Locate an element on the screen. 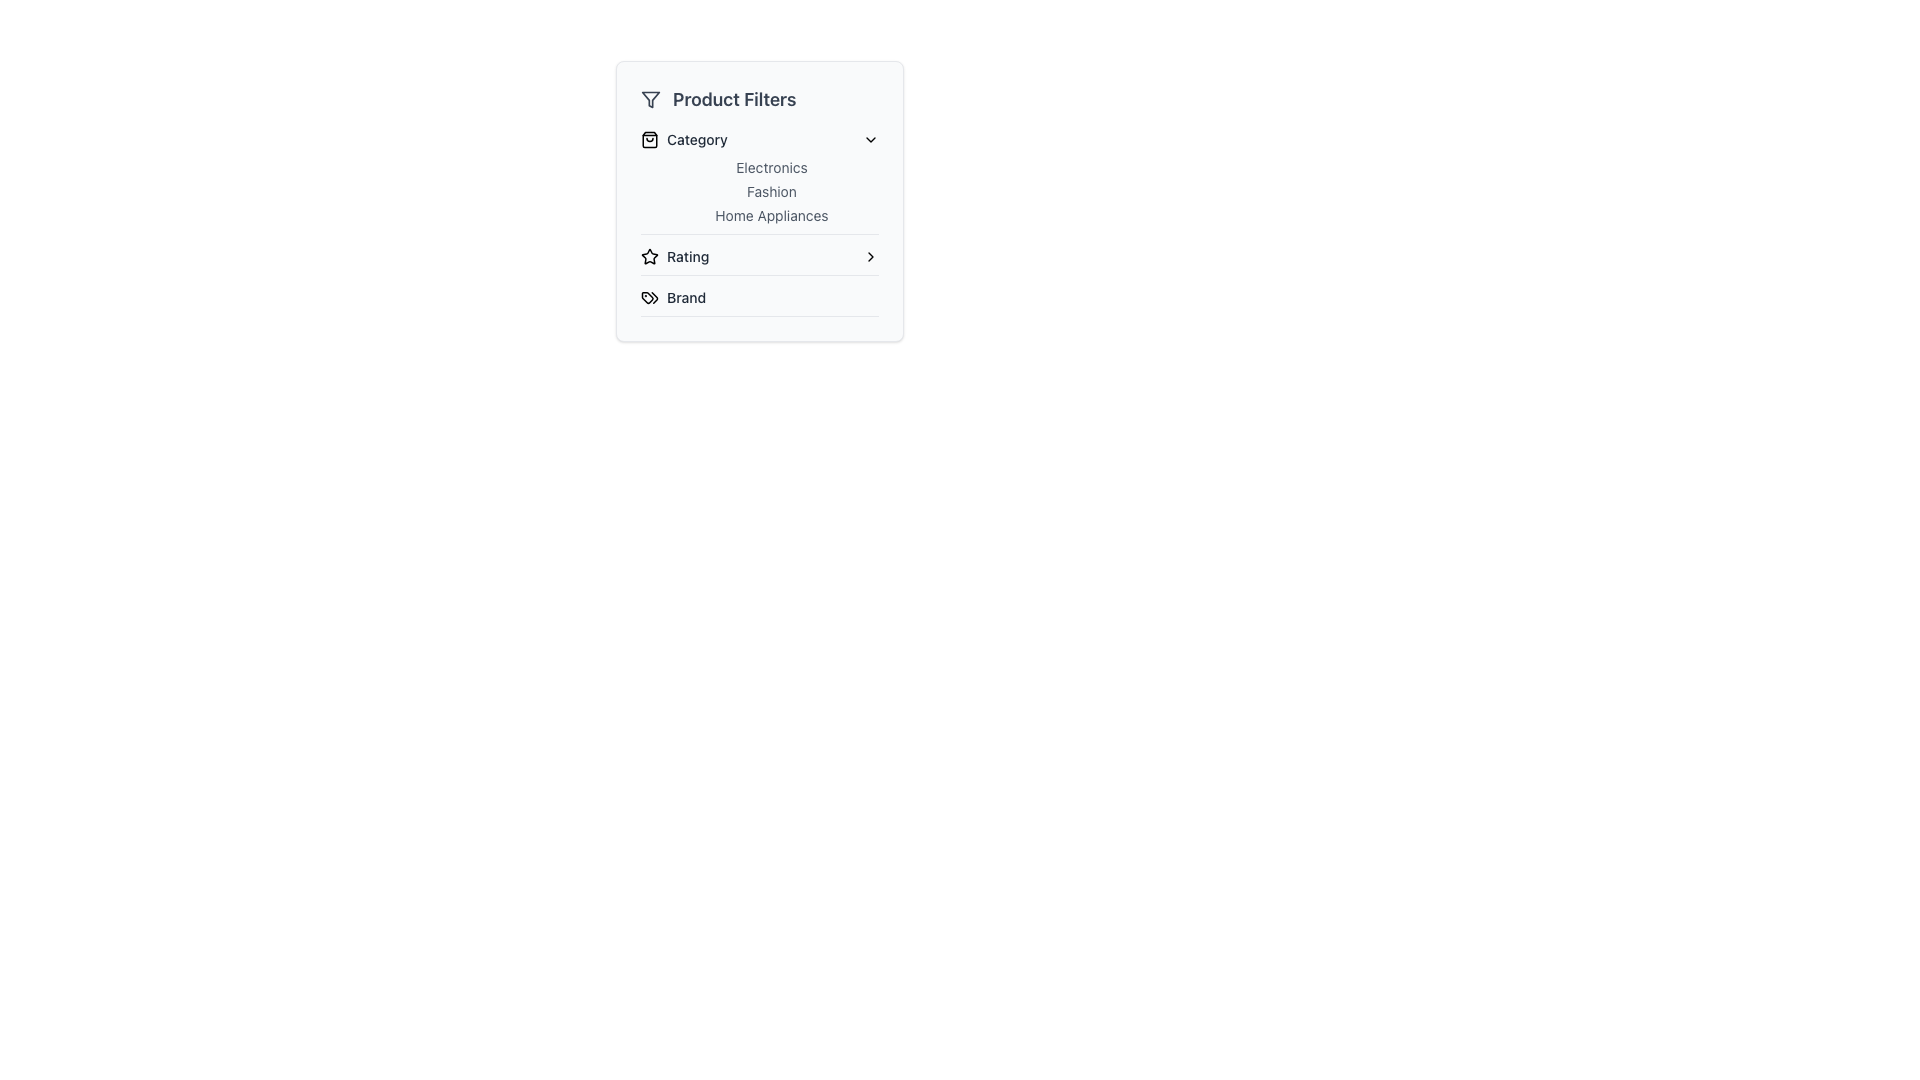 The image size is (1920, 1080). the dropdown trigger label located at the top of the 'Product Filters' panel, the first clickable element in the section, to make it accessible for navigation is located at coordinates (684, 138).